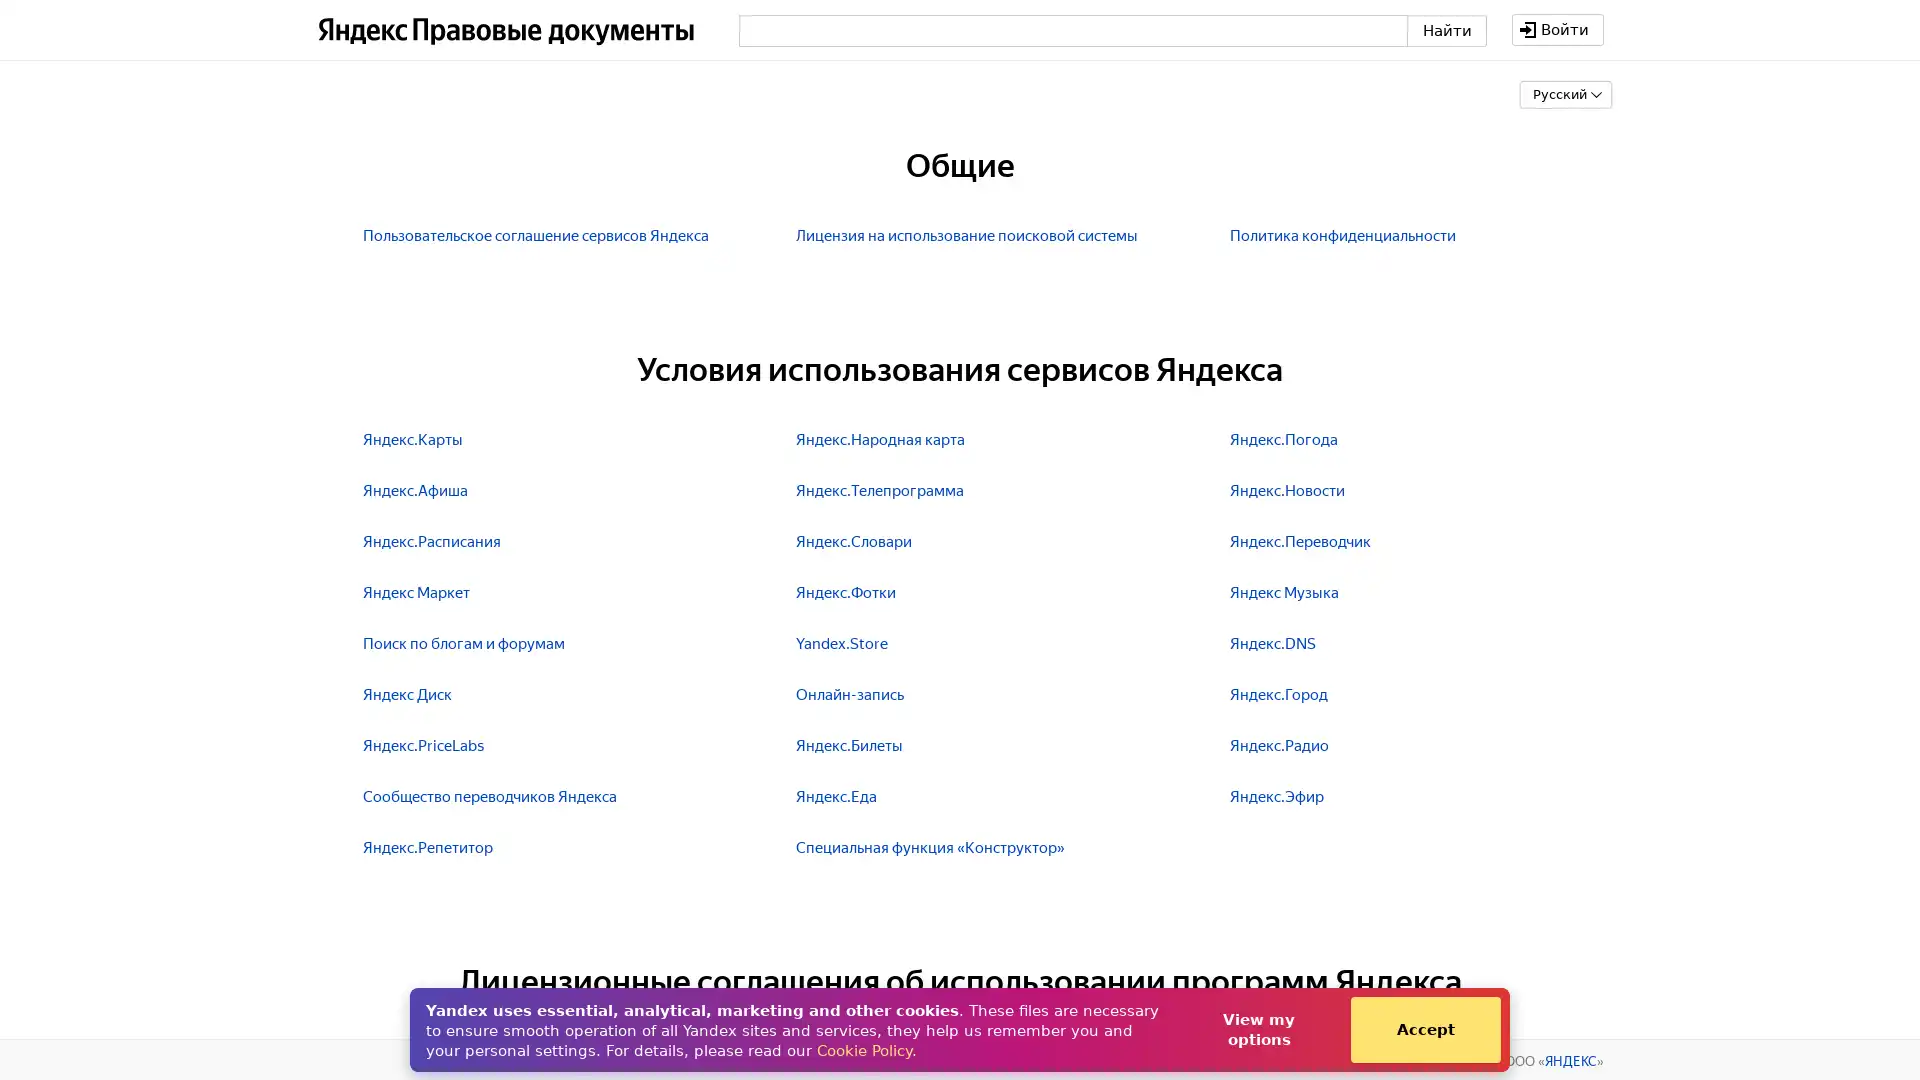  I want to click on View my options, so click(1257, 1029).